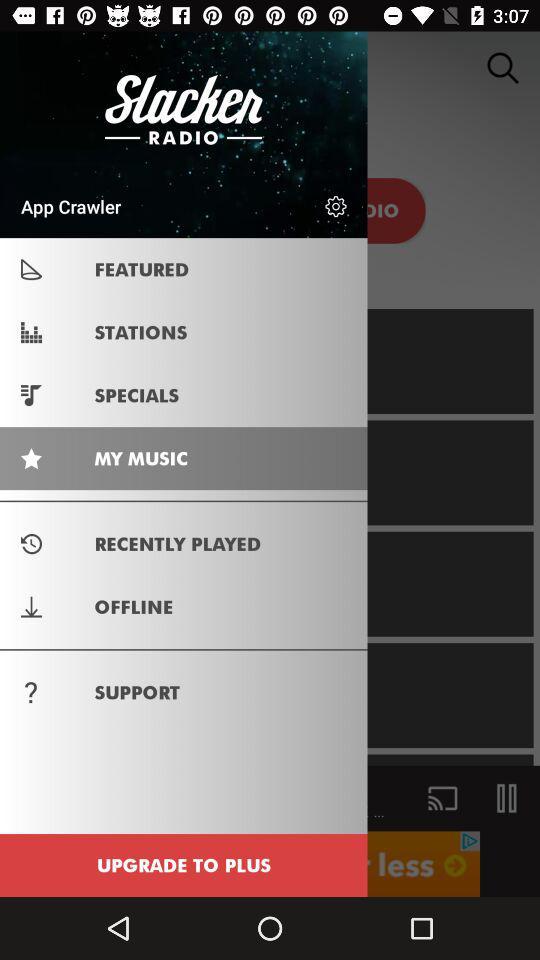  I want to click on the pause icon, so click(507, 798).